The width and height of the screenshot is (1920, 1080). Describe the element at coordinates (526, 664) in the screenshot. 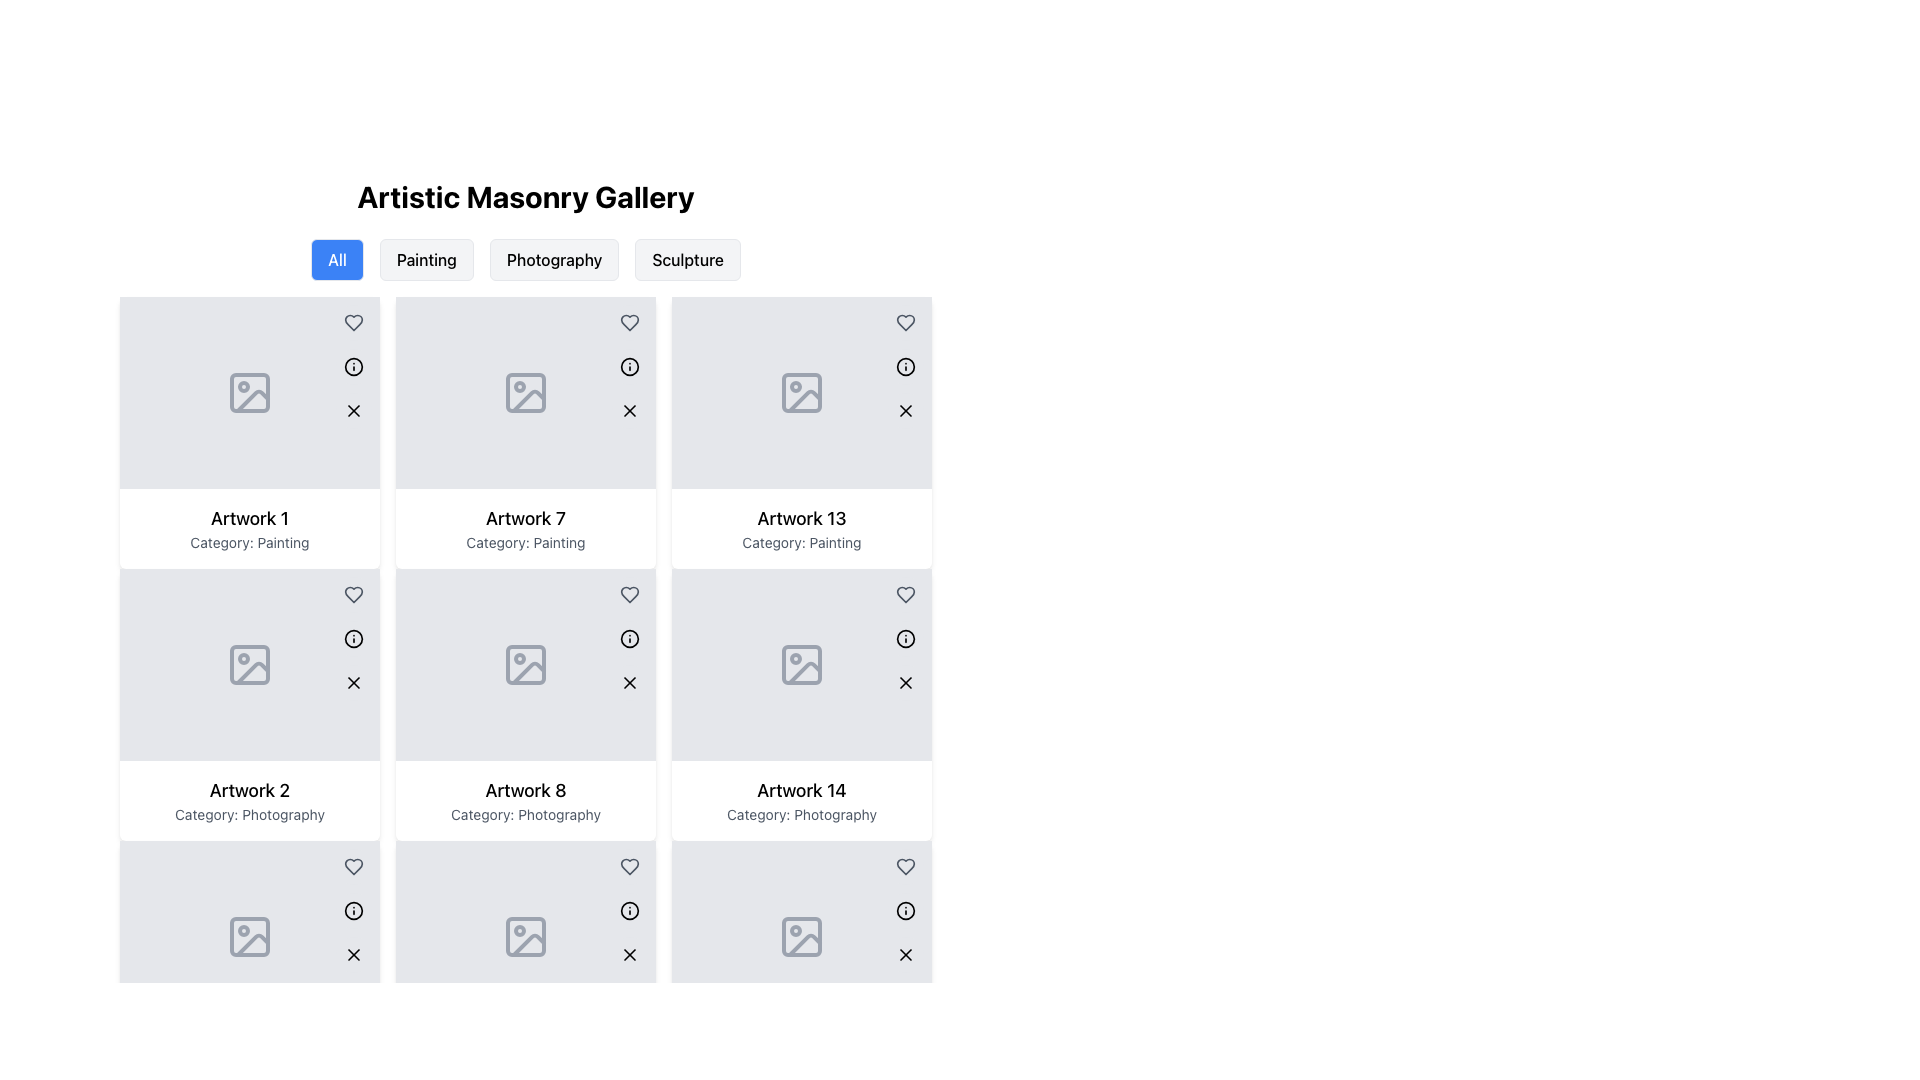

I see `the SVG icon located in the middle cell of the gallery grid, specifically in the 2nd row and 2nd column under the 'Artwork 8' entry` at that location.